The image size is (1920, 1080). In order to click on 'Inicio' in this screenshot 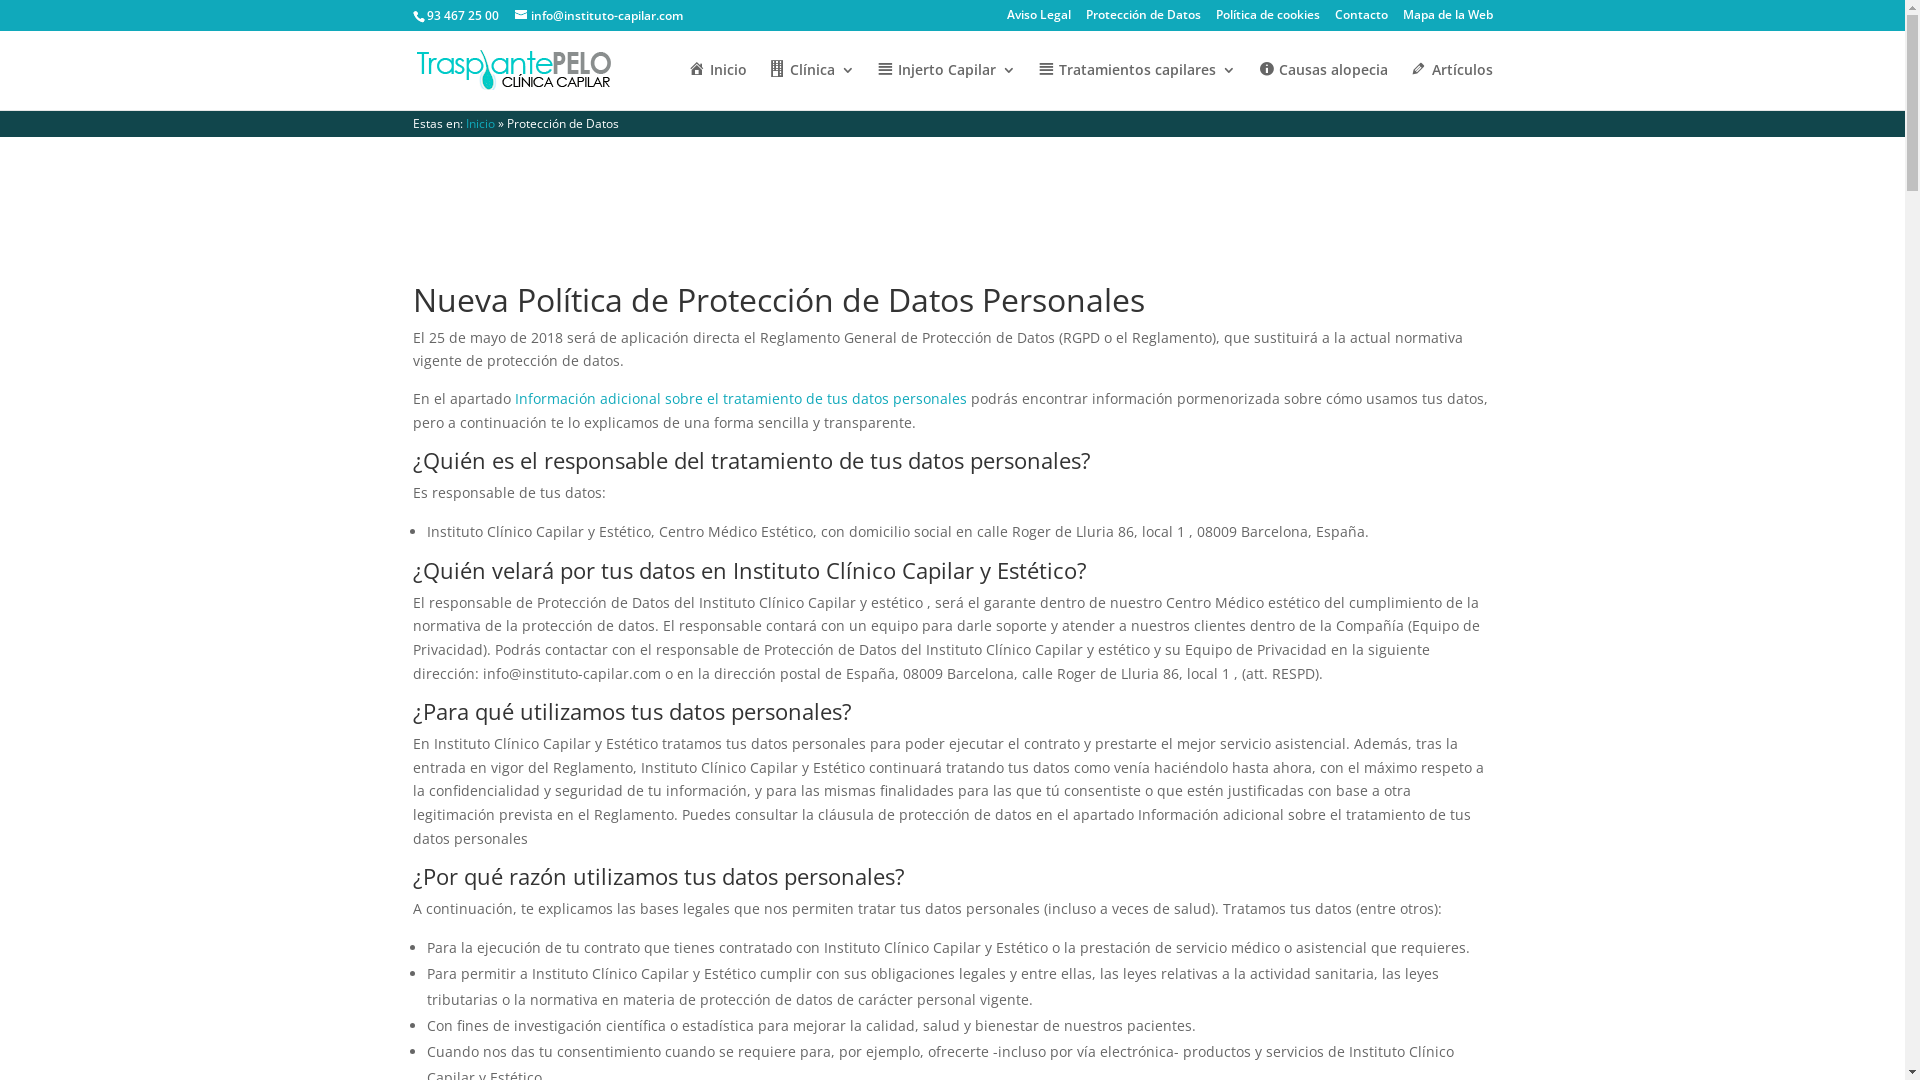, I will do `click(480, 123)`.